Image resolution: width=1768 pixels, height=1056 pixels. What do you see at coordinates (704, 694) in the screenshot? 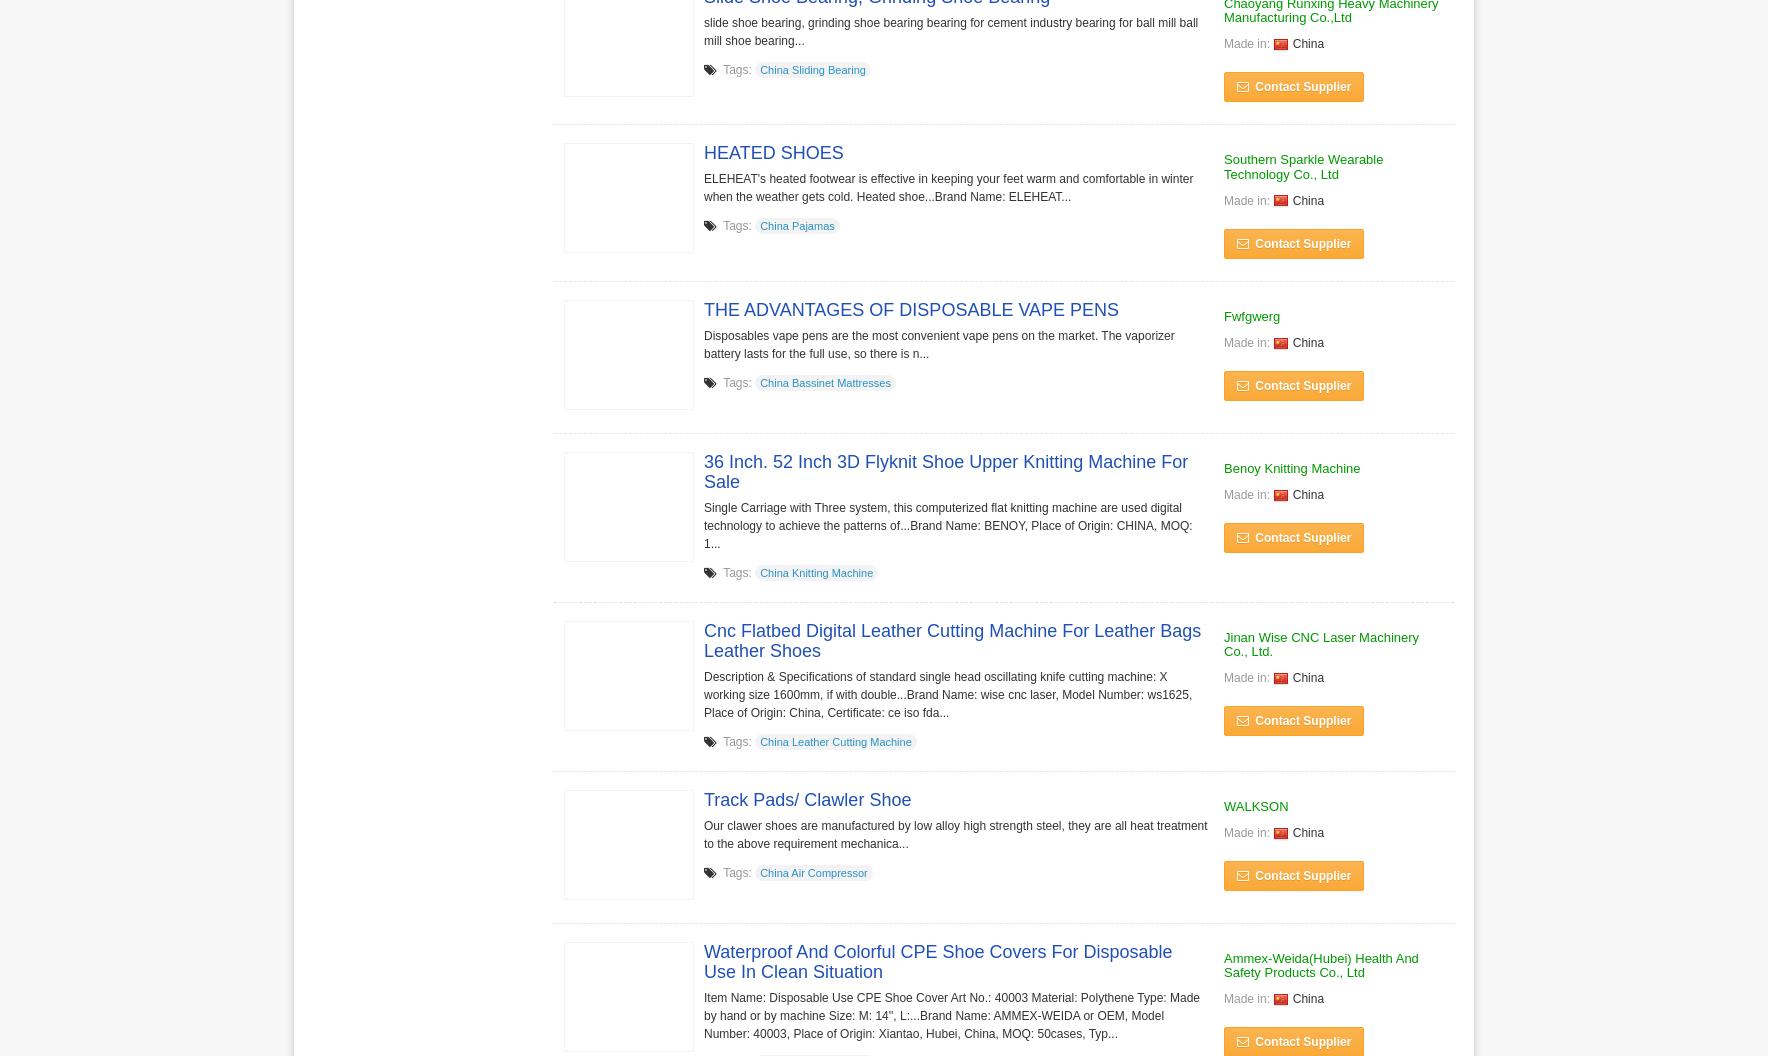
I see `'Description & Specifications of standard single head oscillating knife cutting machine:
X working size 1600mm, if with double...Brand Name: wise cnc laser, Model Number: ws1625, Place of Origin: China, Certificate: ce iso fda...'` at bounding box center [704, 694].